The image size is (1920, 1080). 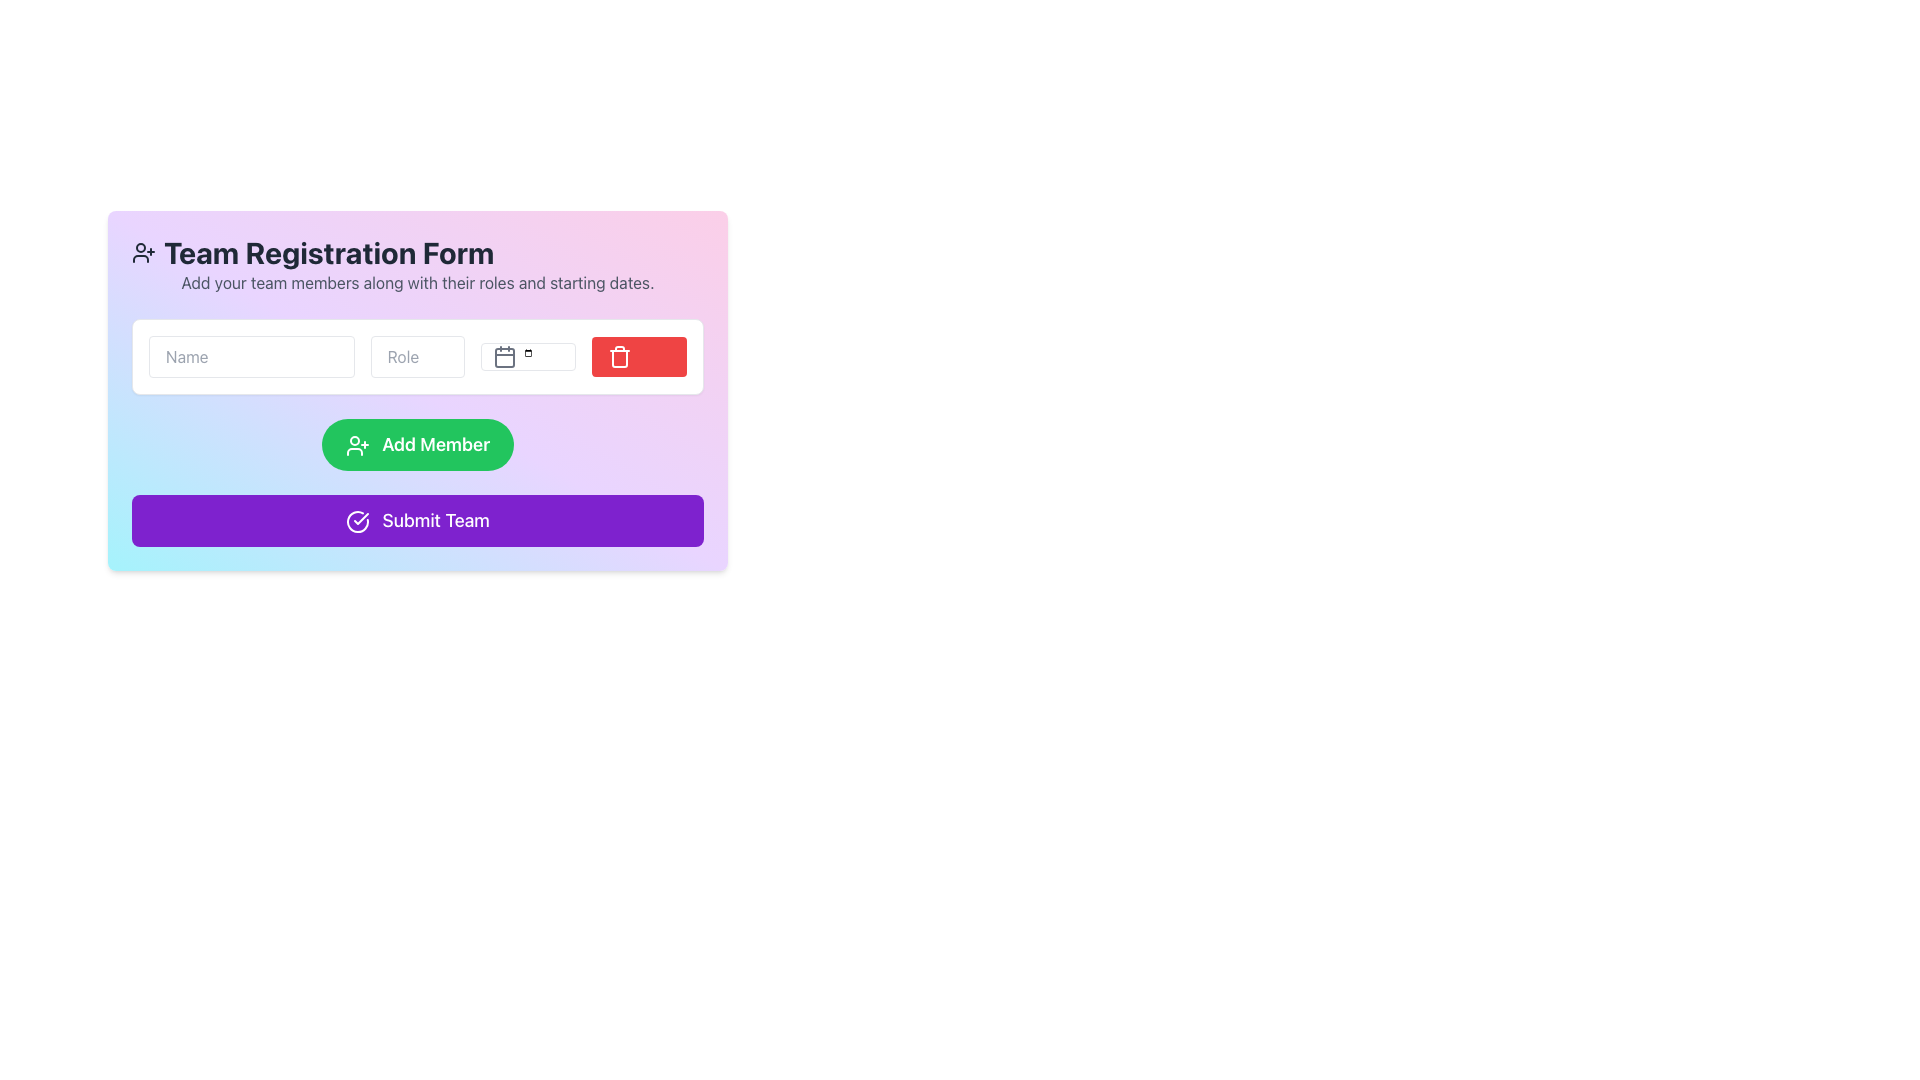 I want to click on the decorative icon located to the left of the 'Team Registration Form' title in the header area, so click(x=143, y=252).